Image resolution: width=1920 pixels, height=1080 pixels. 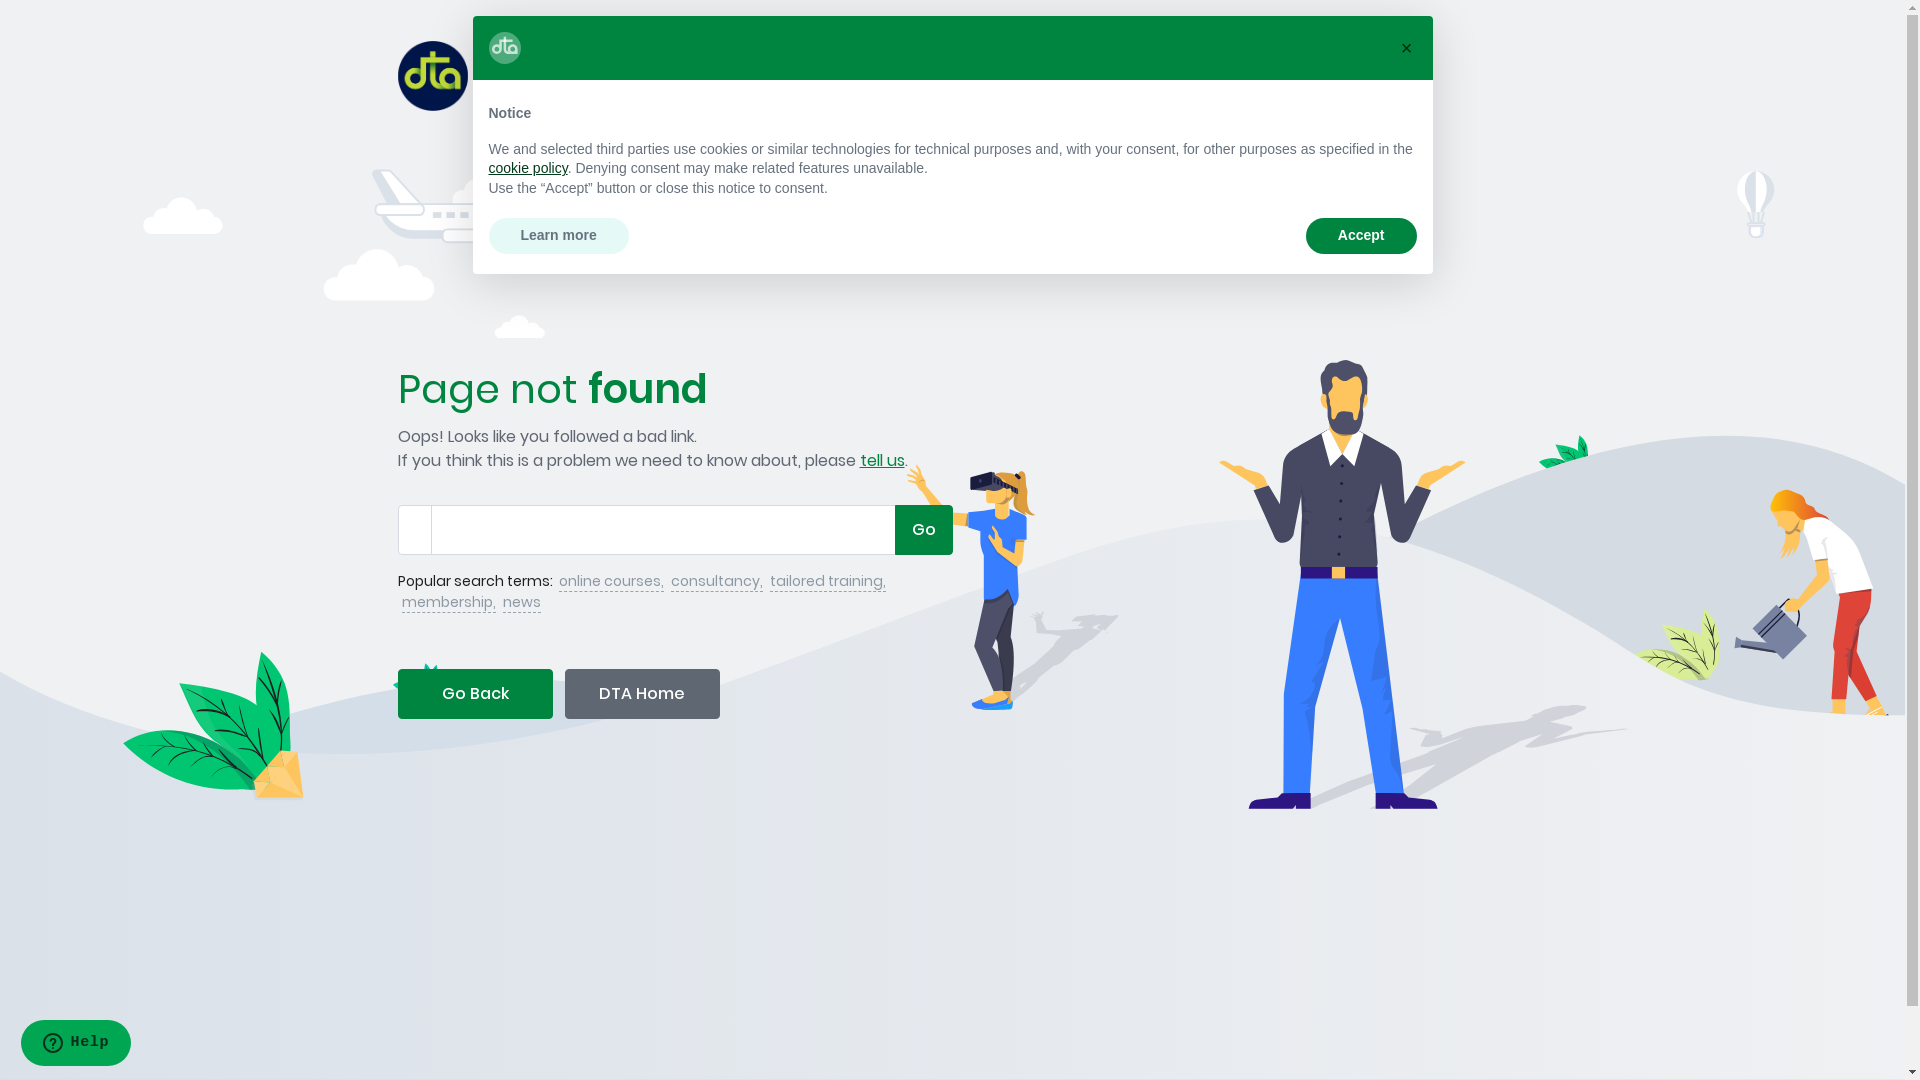 I want to click on 'tell us', so click(x=859, y=460).